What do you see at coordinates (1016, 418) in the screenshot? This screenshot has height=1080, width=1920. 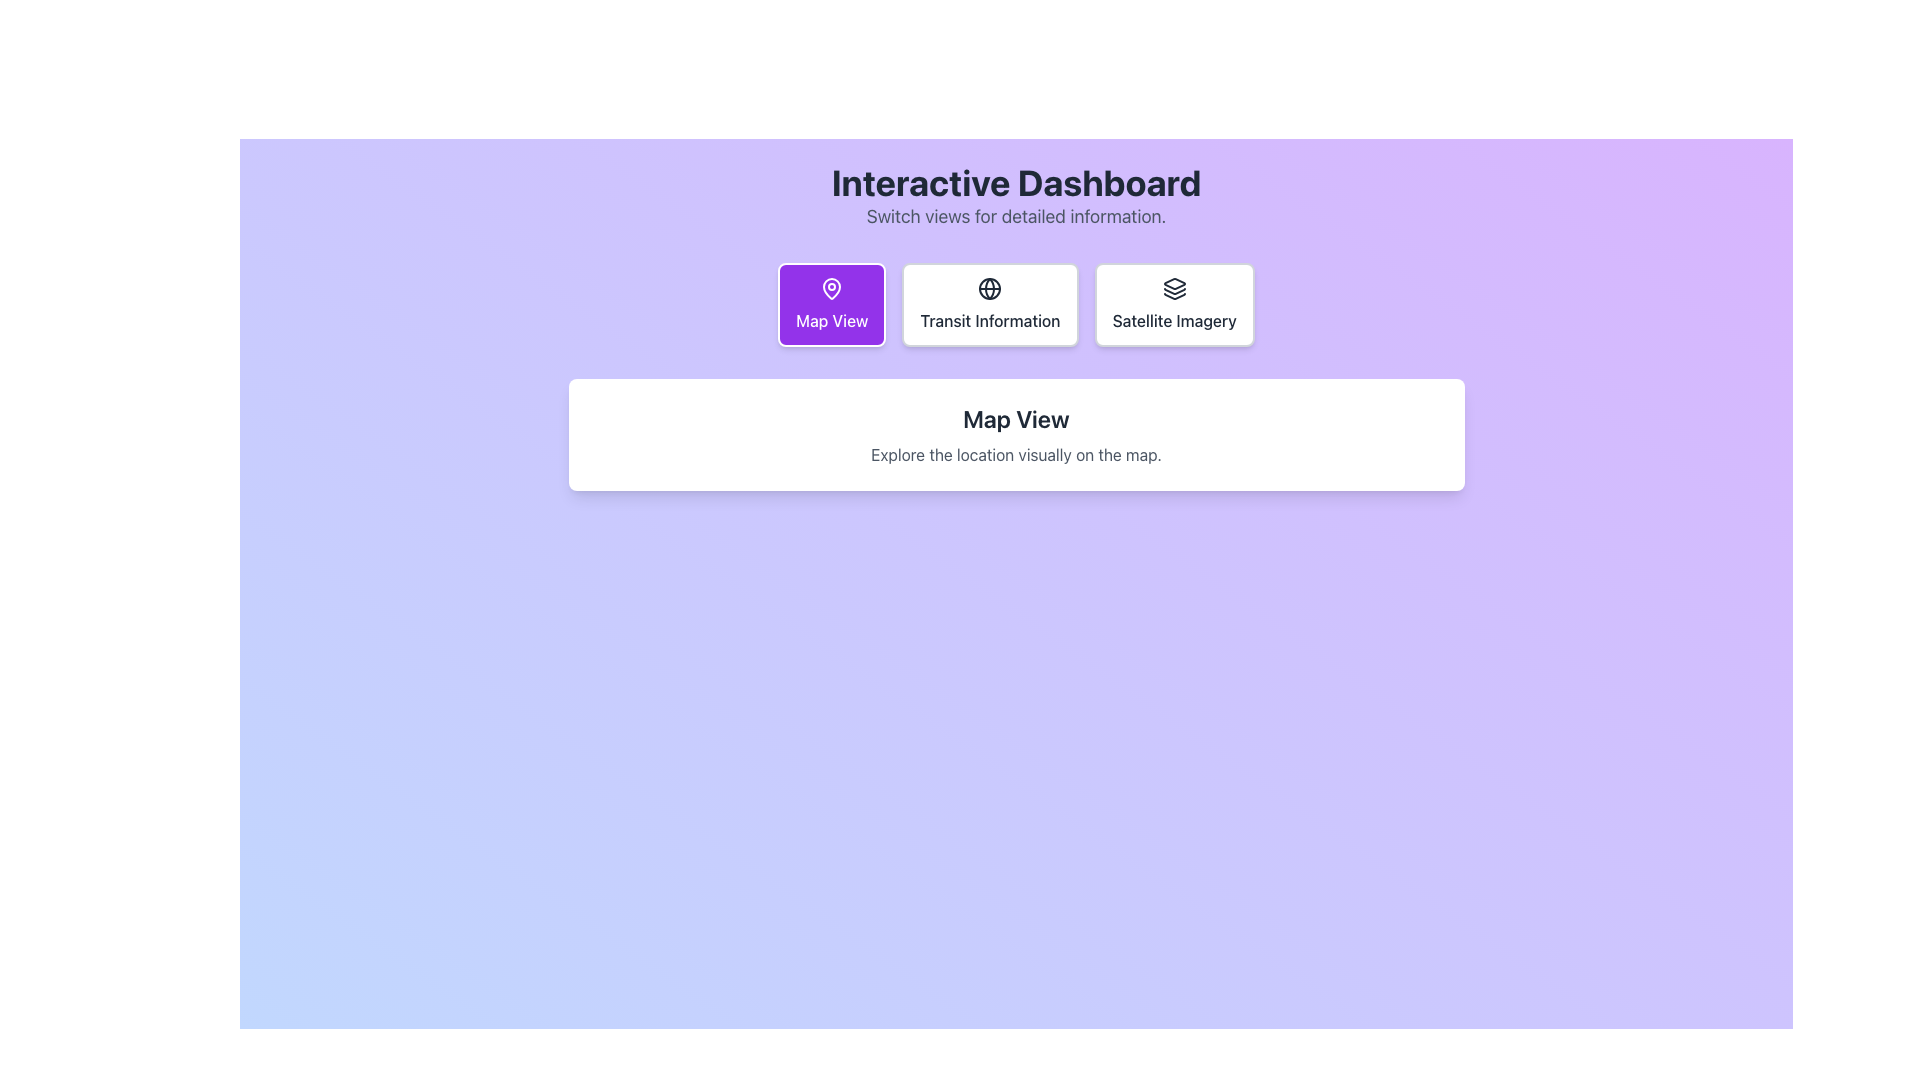 I see `the 'Map View' header element, which indicates the feature for exploring locations visually on the map` at bounding box center [1016, 418].